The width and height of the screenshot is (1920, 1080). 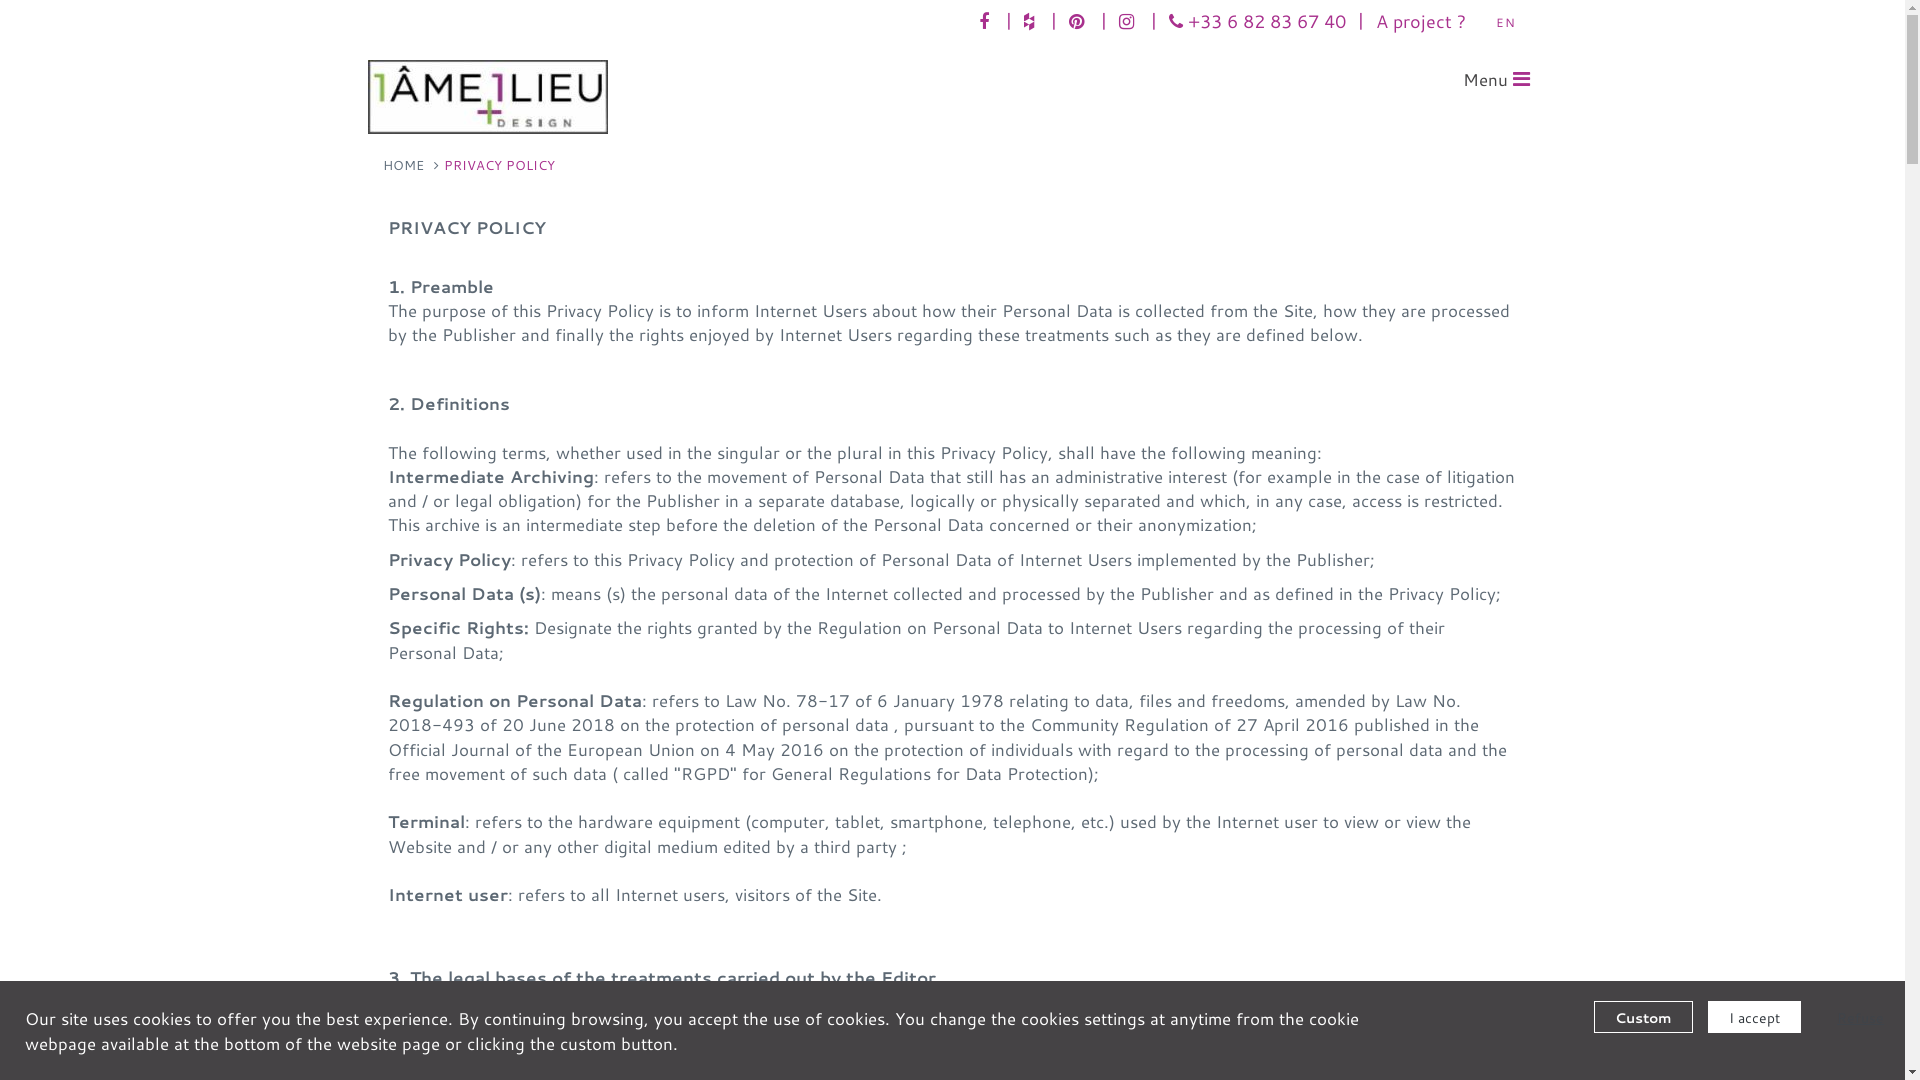 What do you see at coordinates (1255, 20) in the screenshot?
I see `' +33 6 82 83 67 40'` at bounding box center [1255, 20].